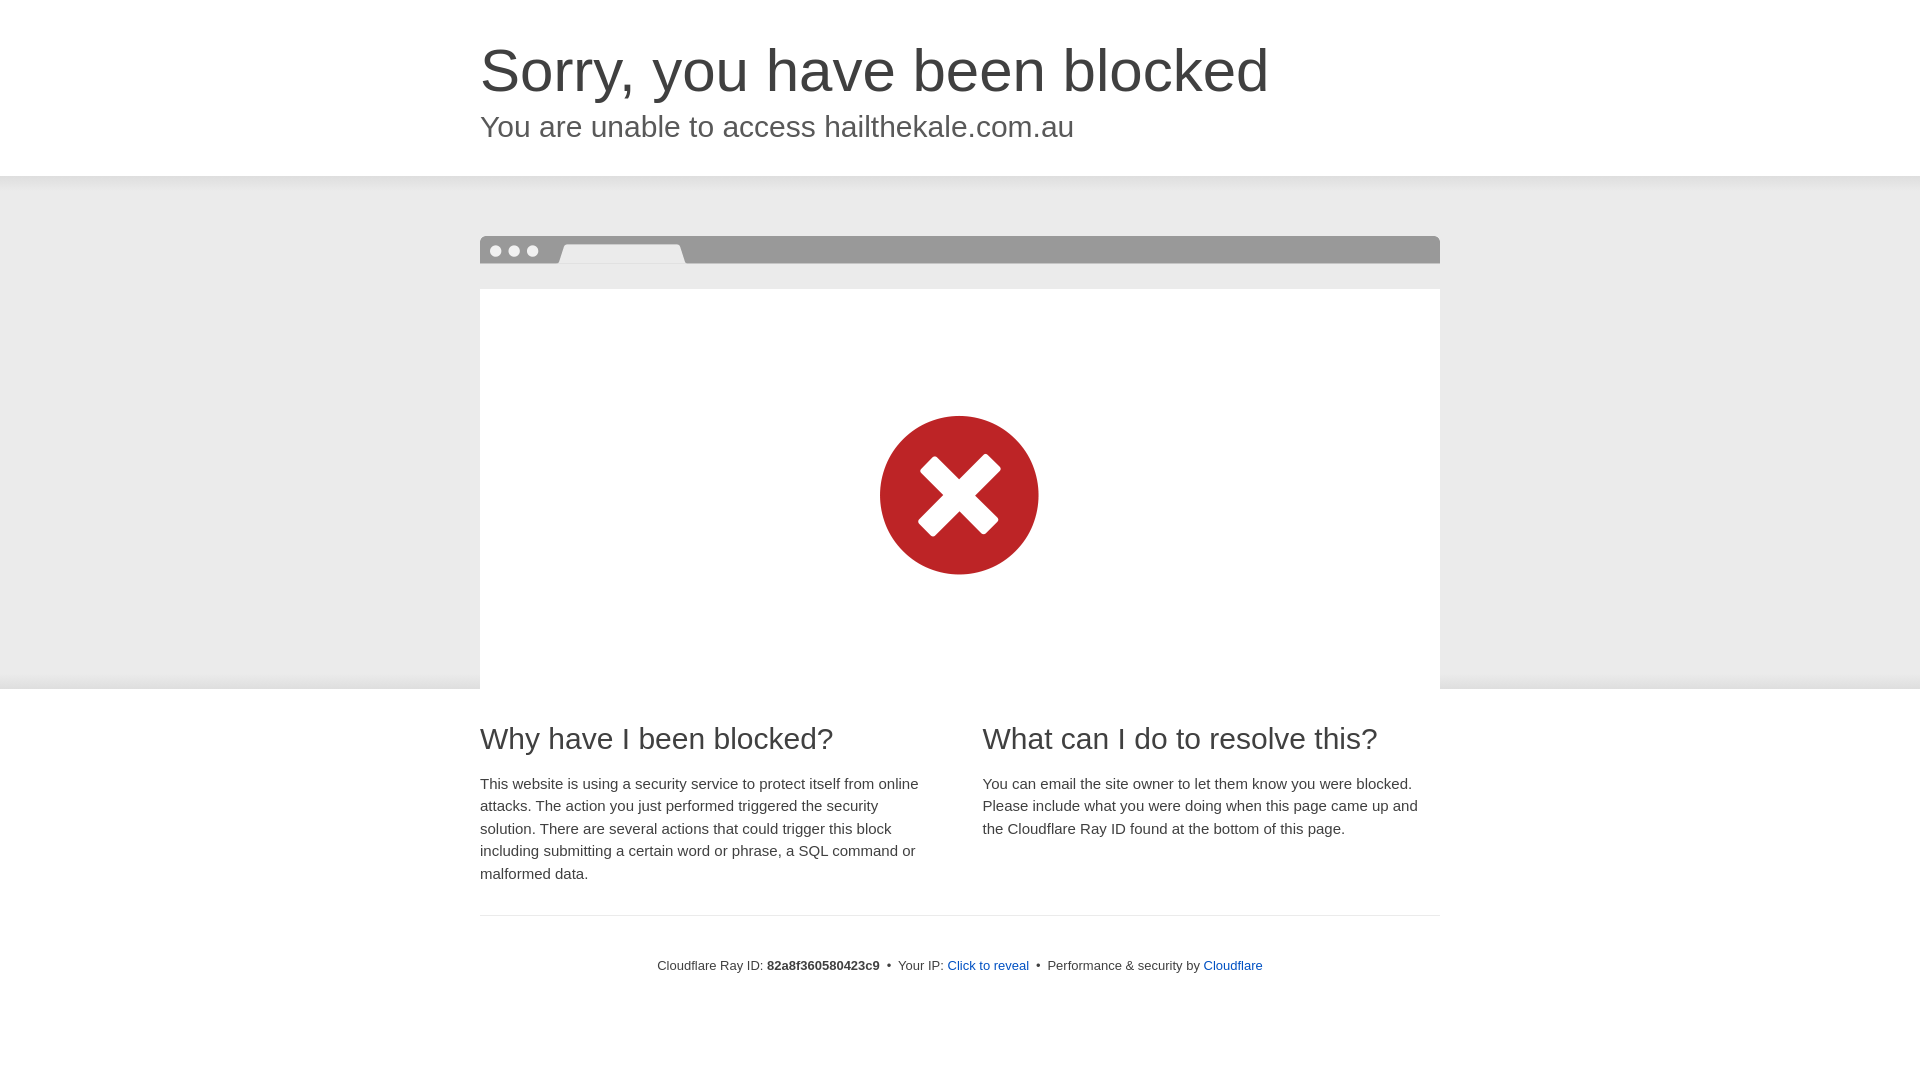 The height and width of the screenshot is (1080, 1920). Describe the element at coordinates (947, 964) in the screenshot. I see `'Click to reveal'` at that location.